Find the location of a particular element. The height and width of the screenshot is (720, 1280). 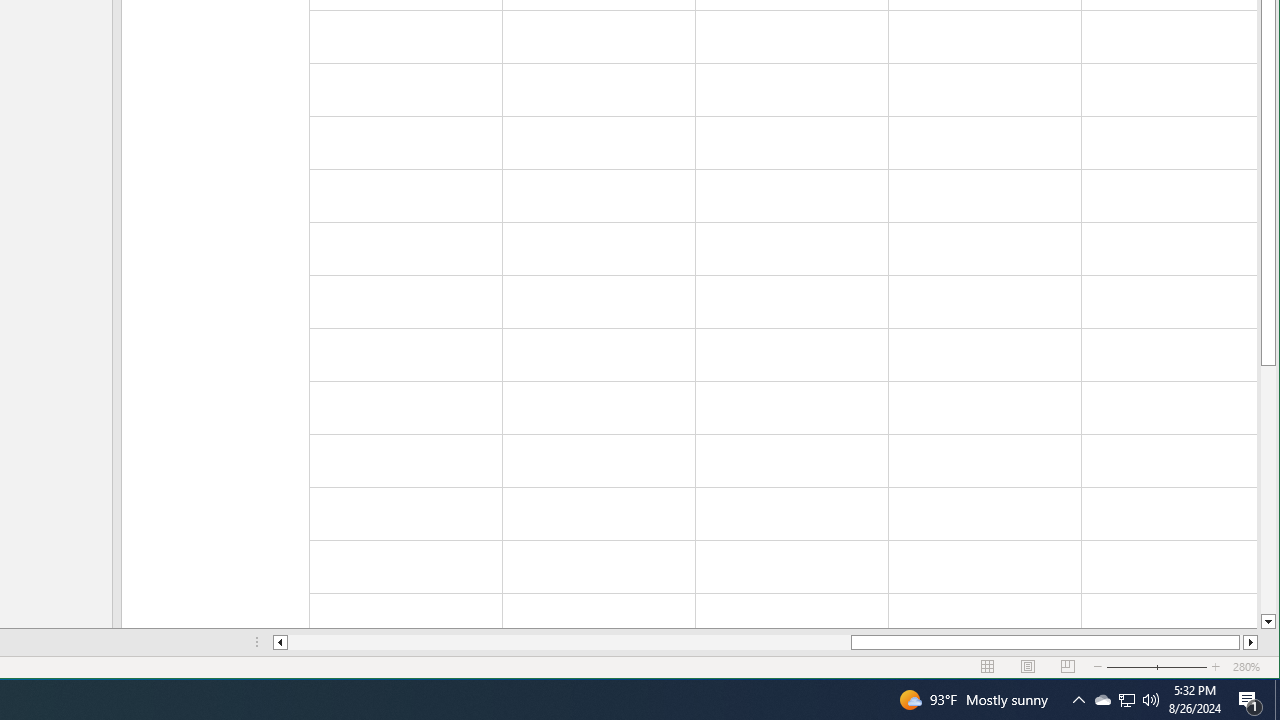

'Page down' is located at coordinates (1267, 489).